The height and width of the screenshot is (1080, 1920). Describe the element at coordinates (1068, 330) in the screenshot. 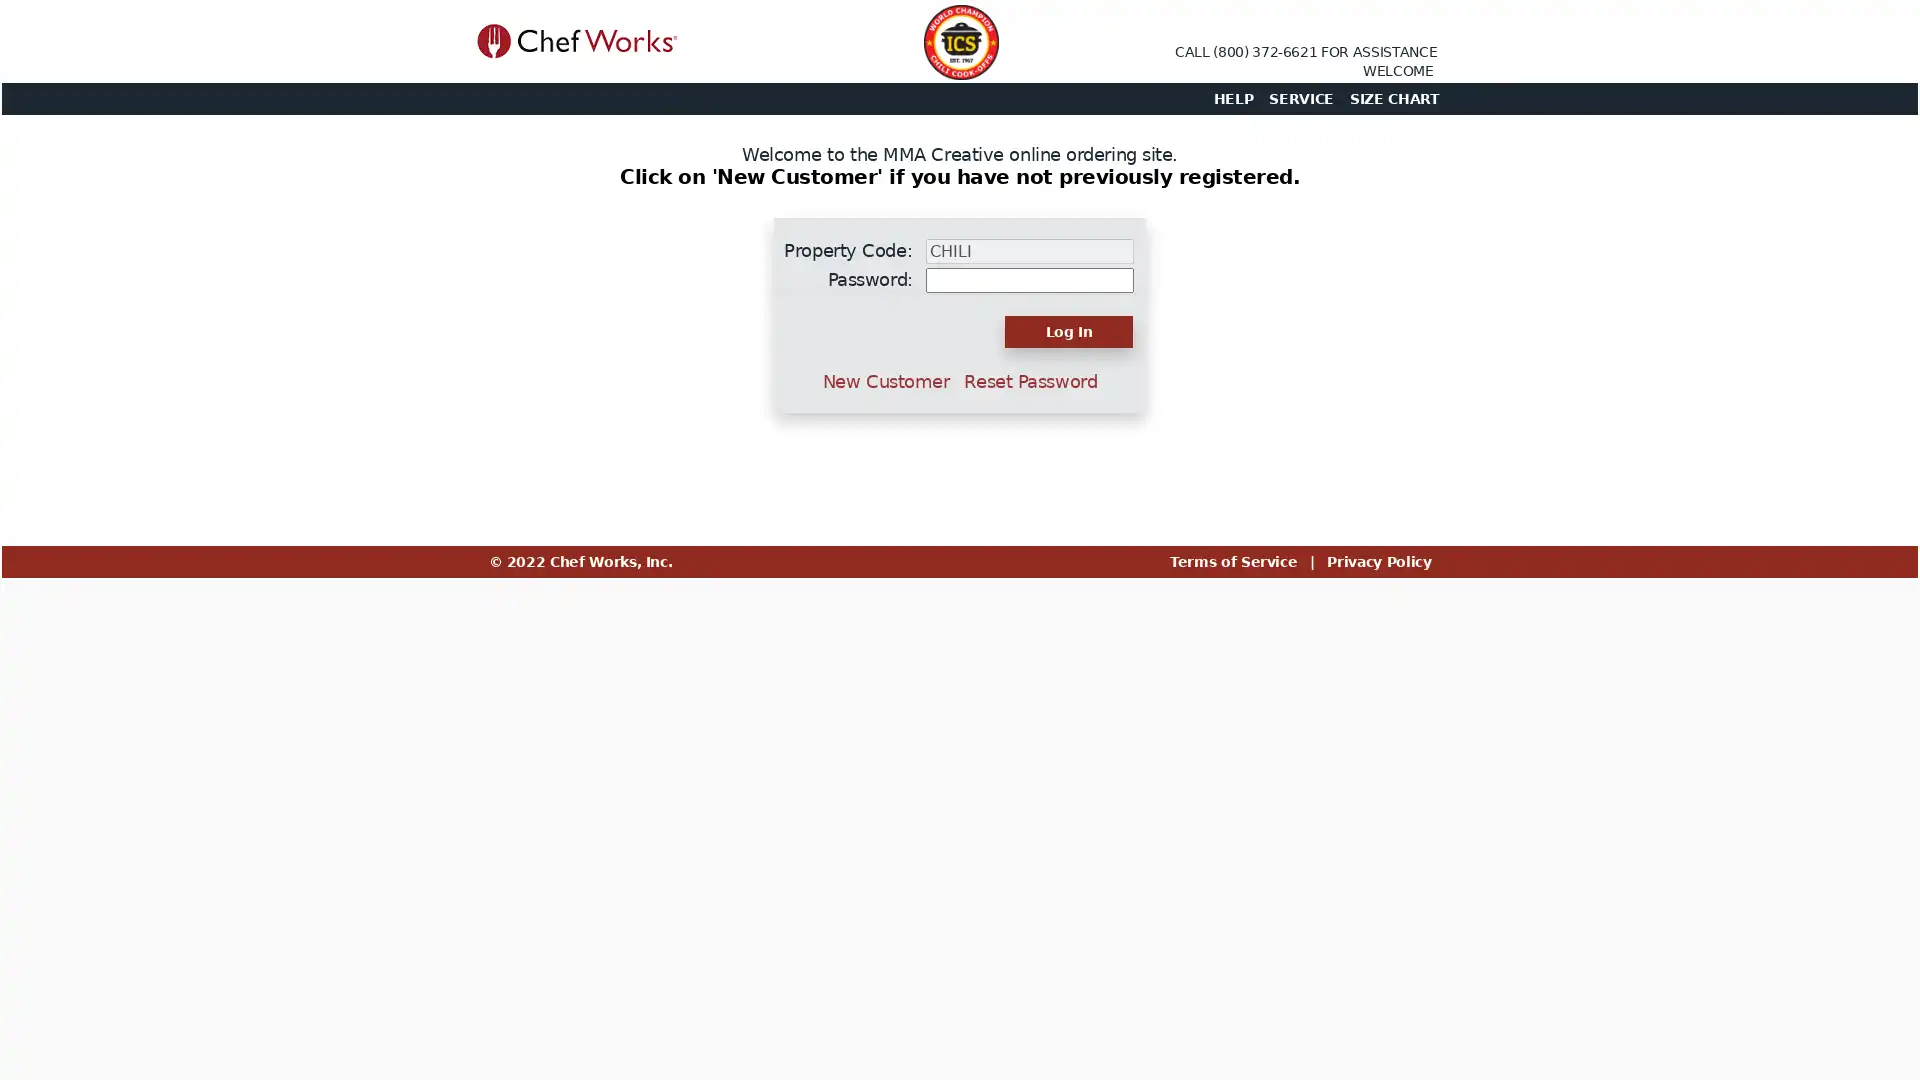

I see `Log In` at that location.